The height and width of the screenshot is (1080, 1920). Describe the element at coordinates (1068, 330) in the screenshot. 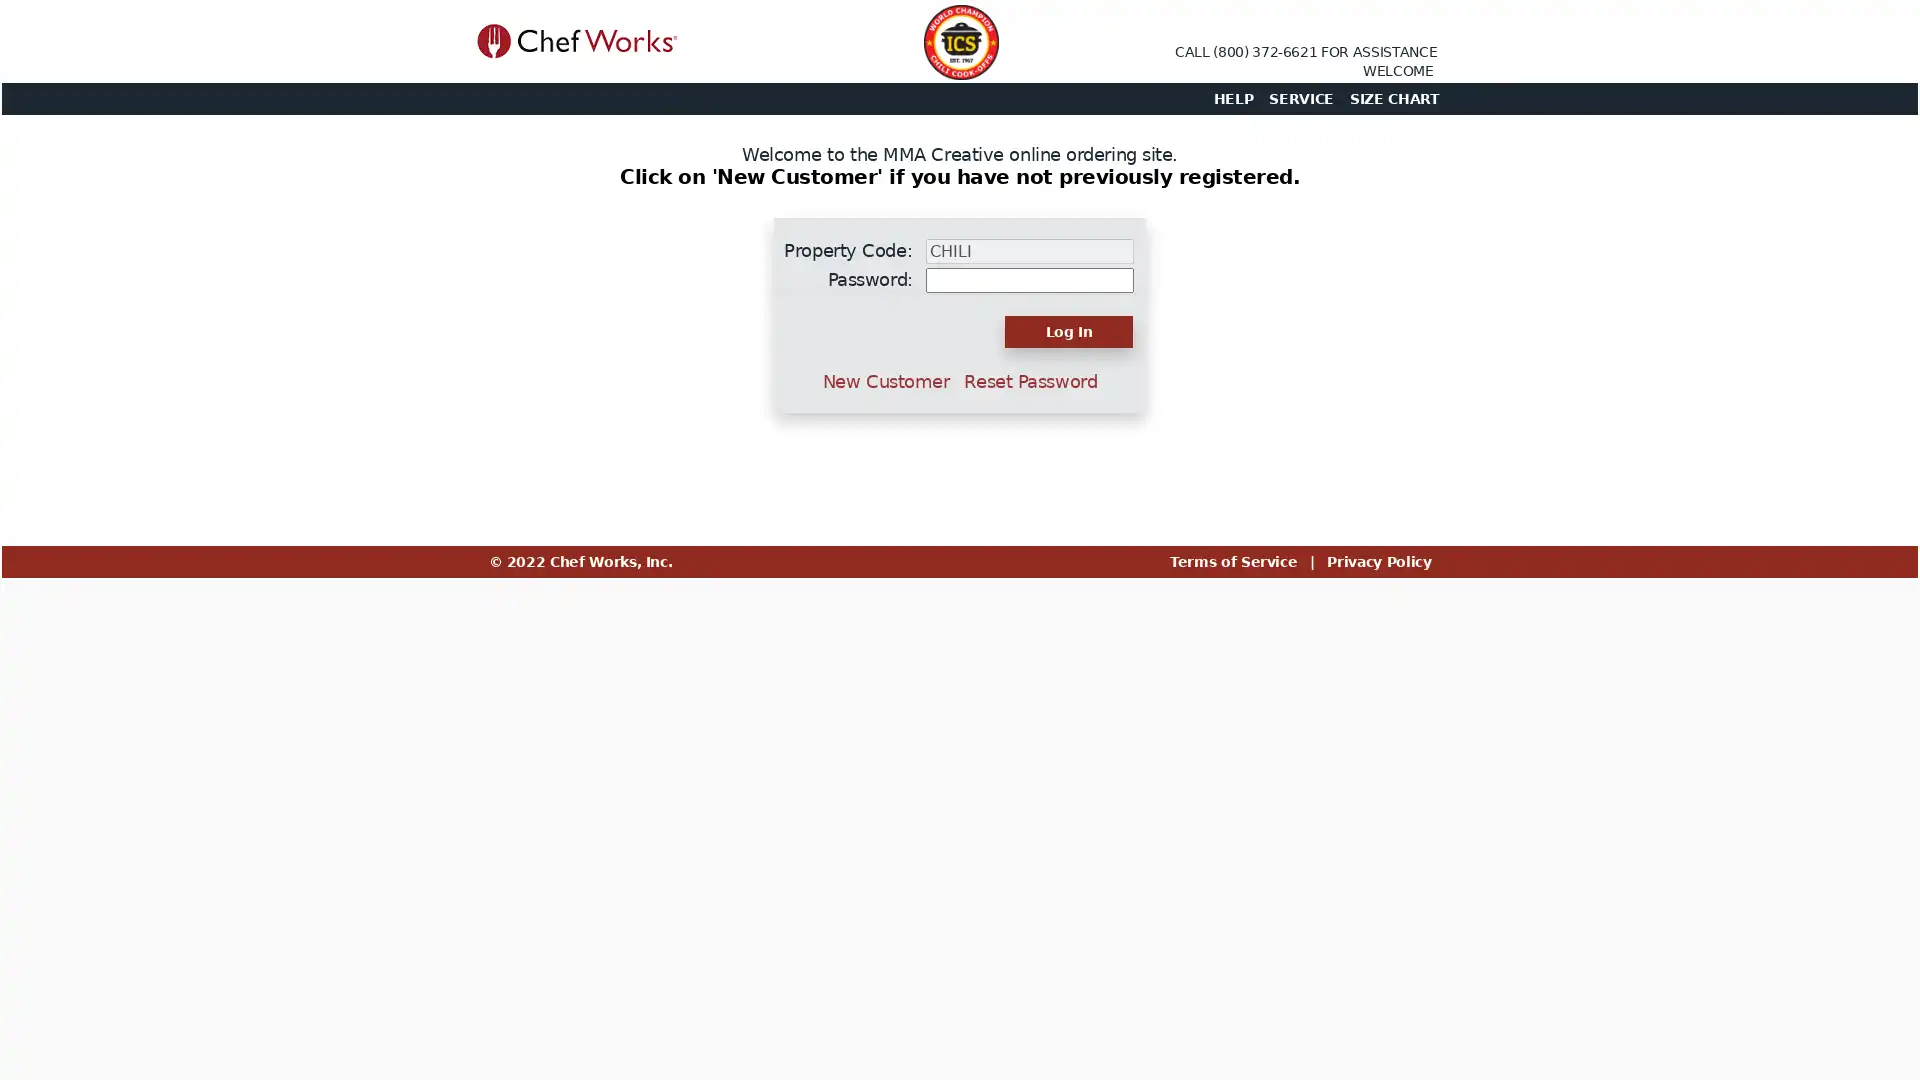

I see `Log In` at that location.